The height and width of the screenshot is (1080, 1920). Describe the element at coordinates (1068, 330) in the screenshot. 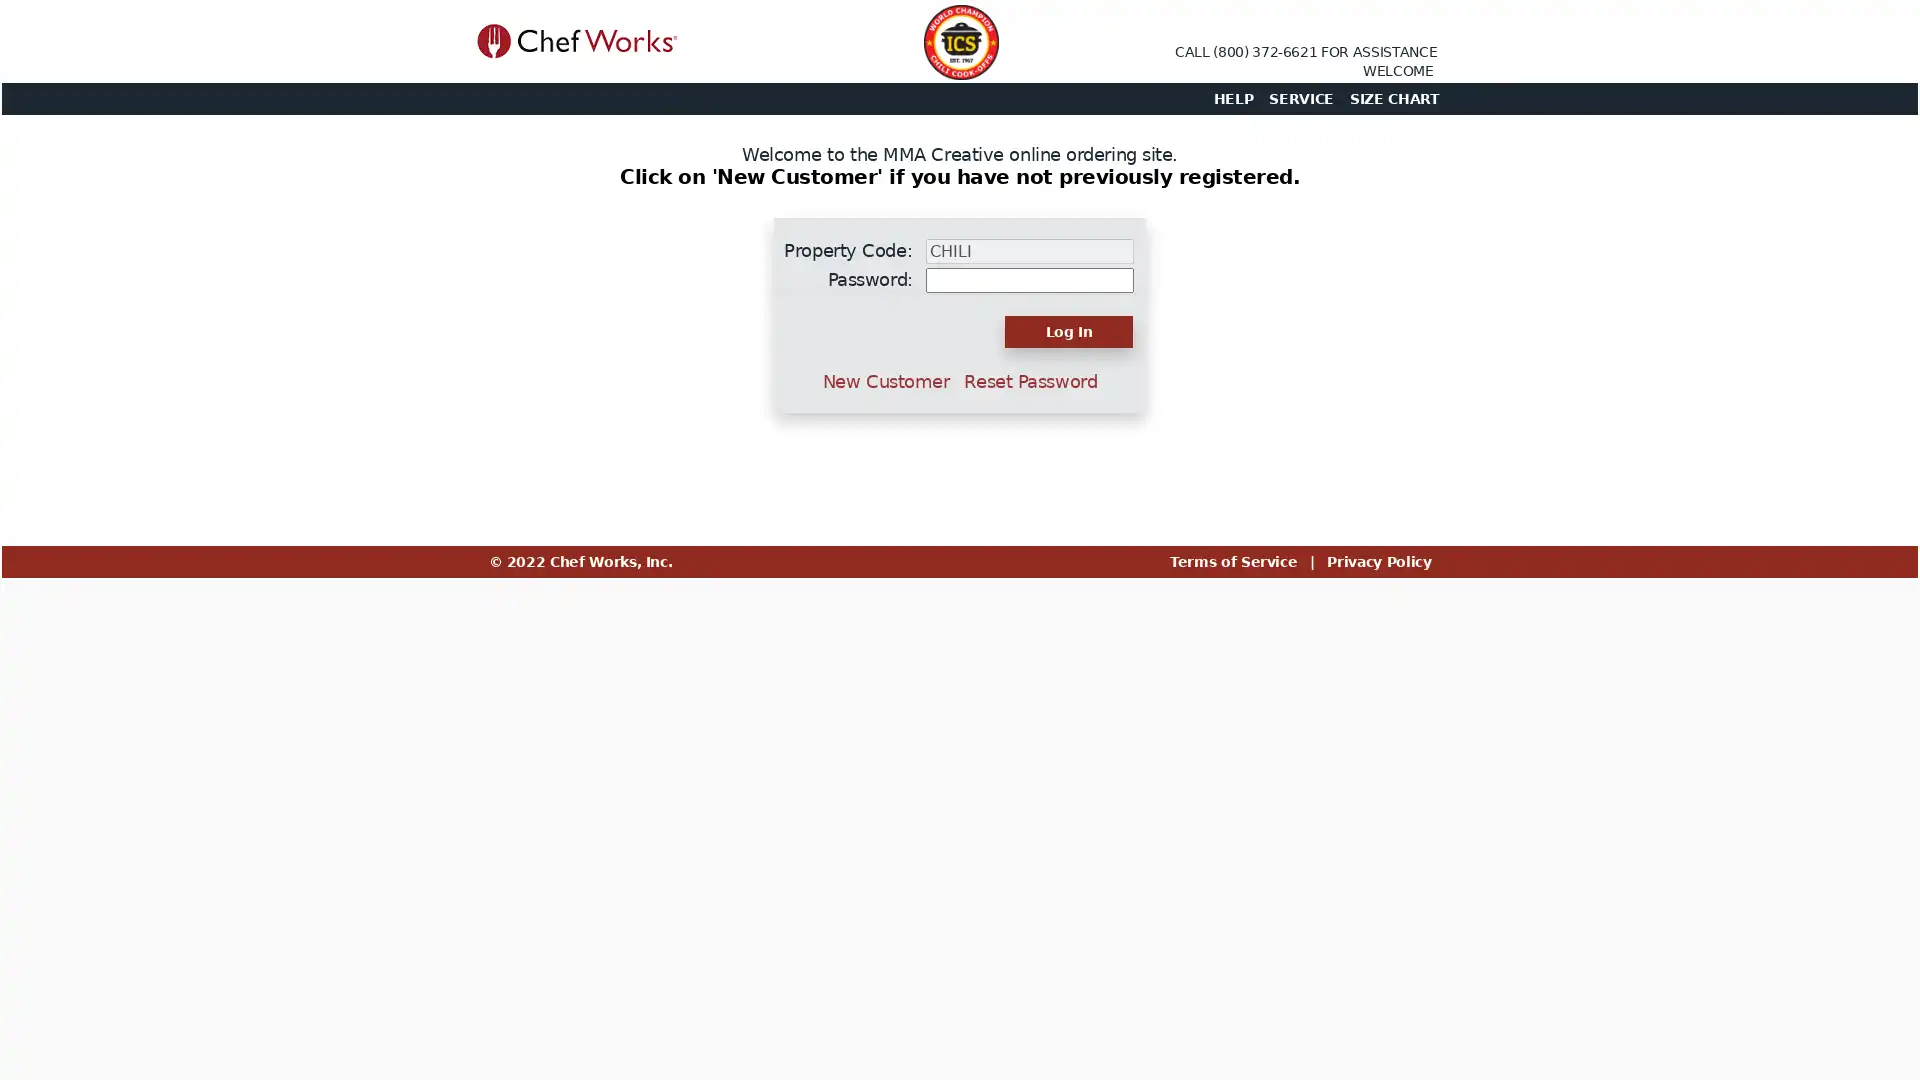

I see `Log In` at that location.